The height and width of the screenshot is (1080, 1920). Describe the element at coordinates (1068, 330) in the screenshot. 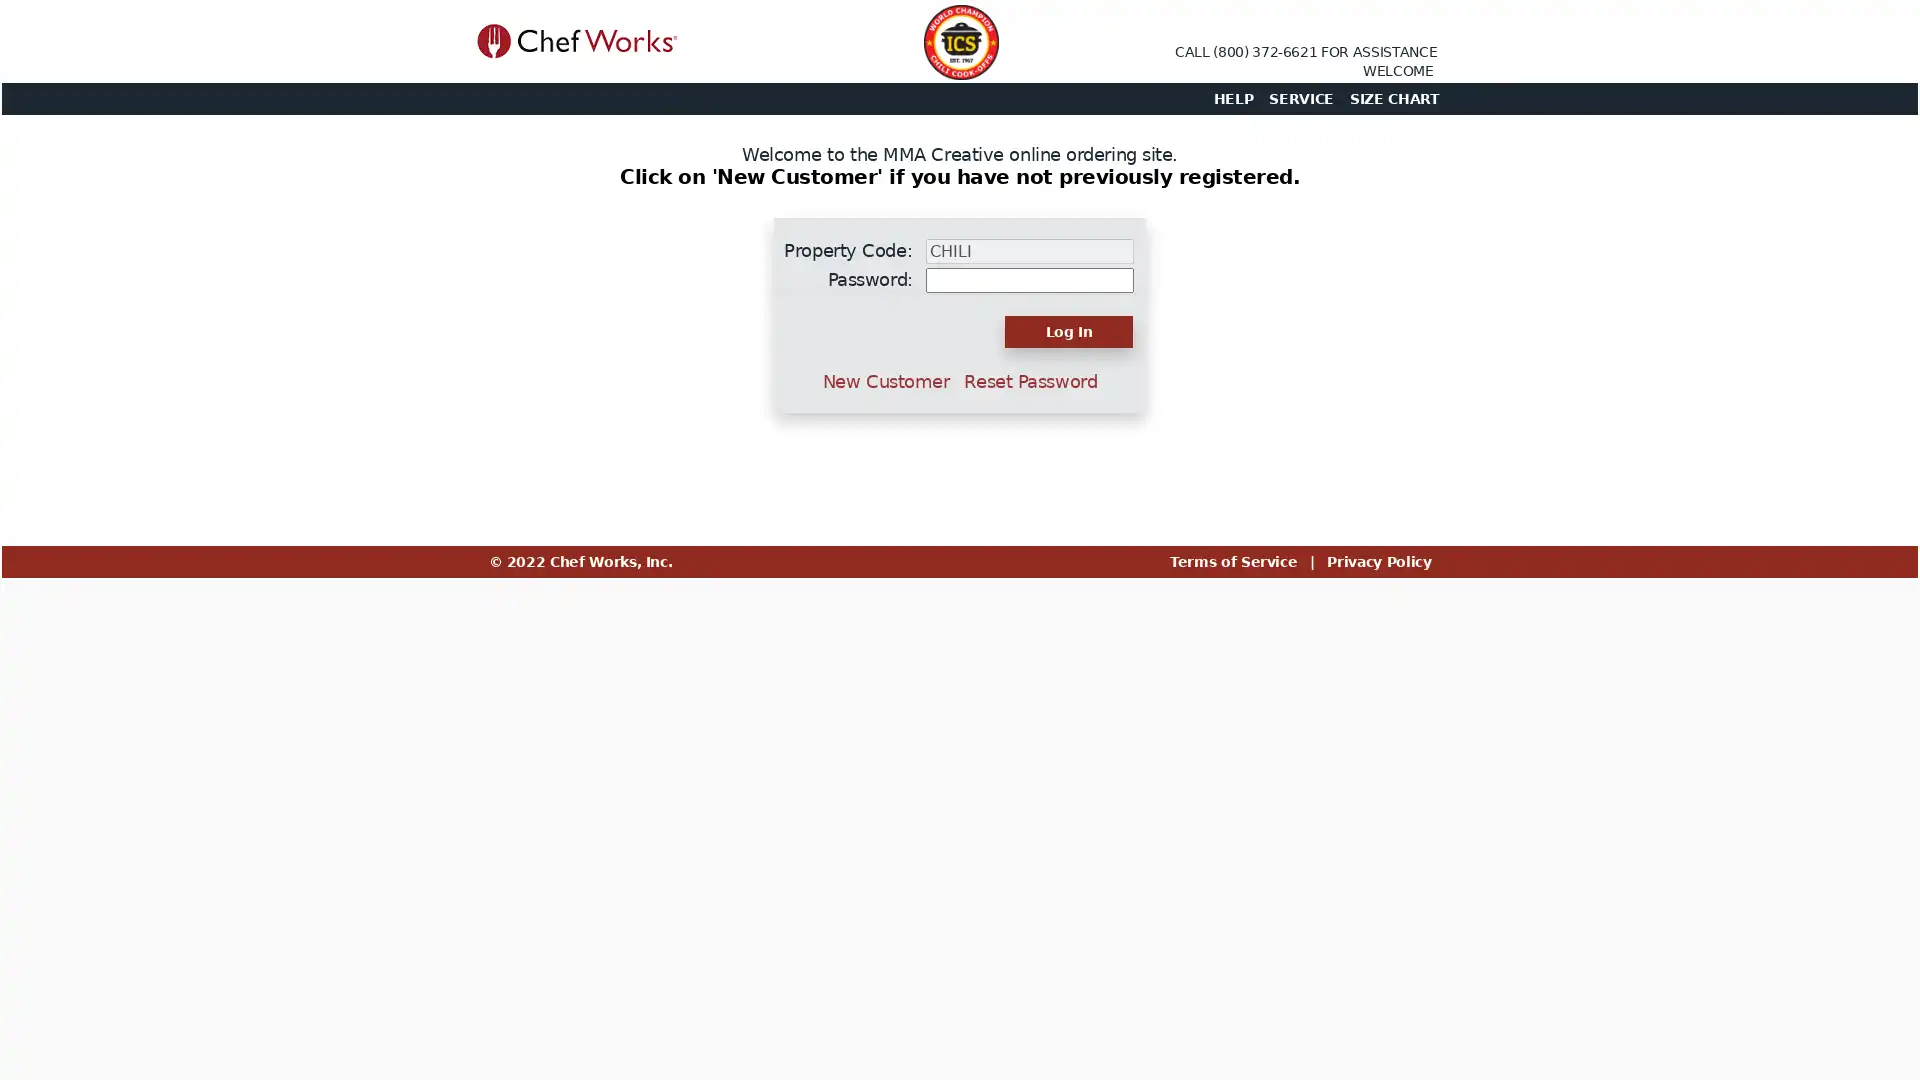

I see `Log In` at that location.